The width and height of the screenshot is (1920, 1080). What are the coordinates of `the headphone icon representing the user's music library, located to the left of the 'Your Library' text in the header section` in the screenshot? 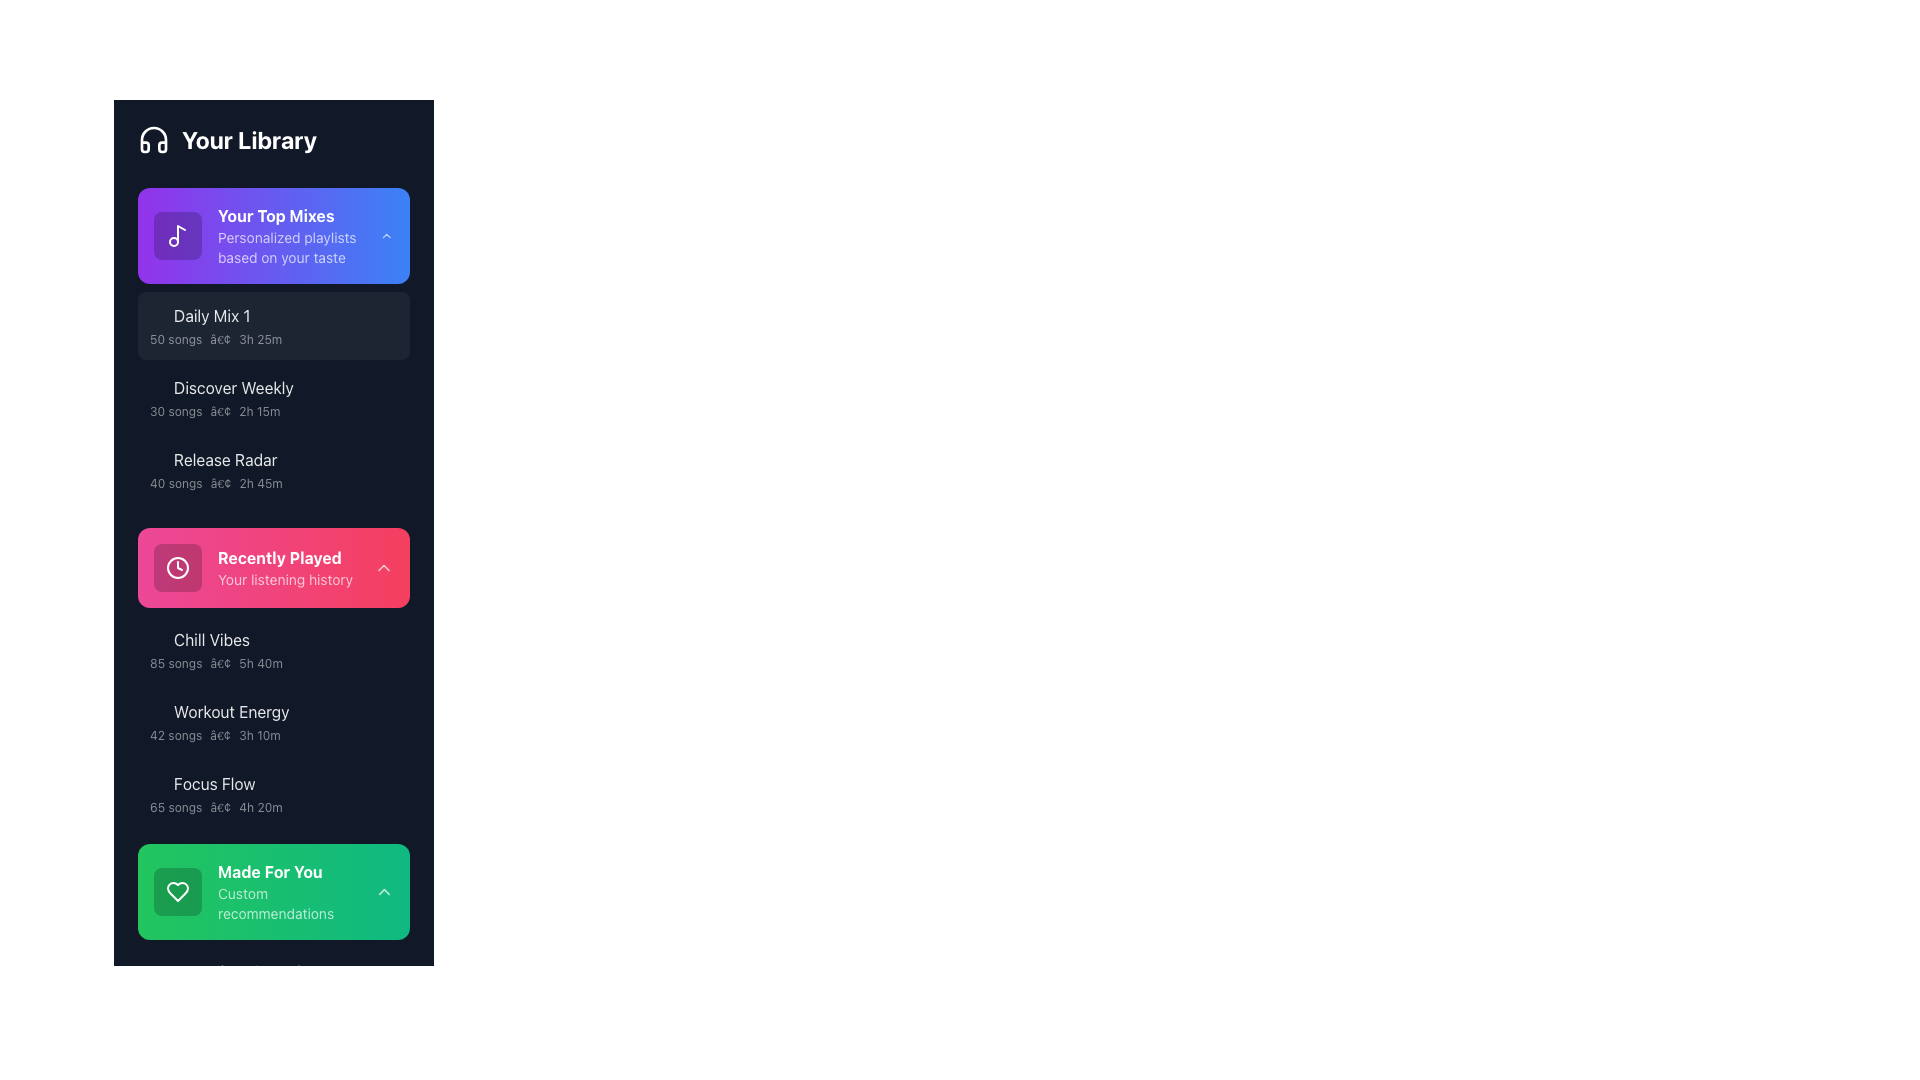 It's located at (152, 138).